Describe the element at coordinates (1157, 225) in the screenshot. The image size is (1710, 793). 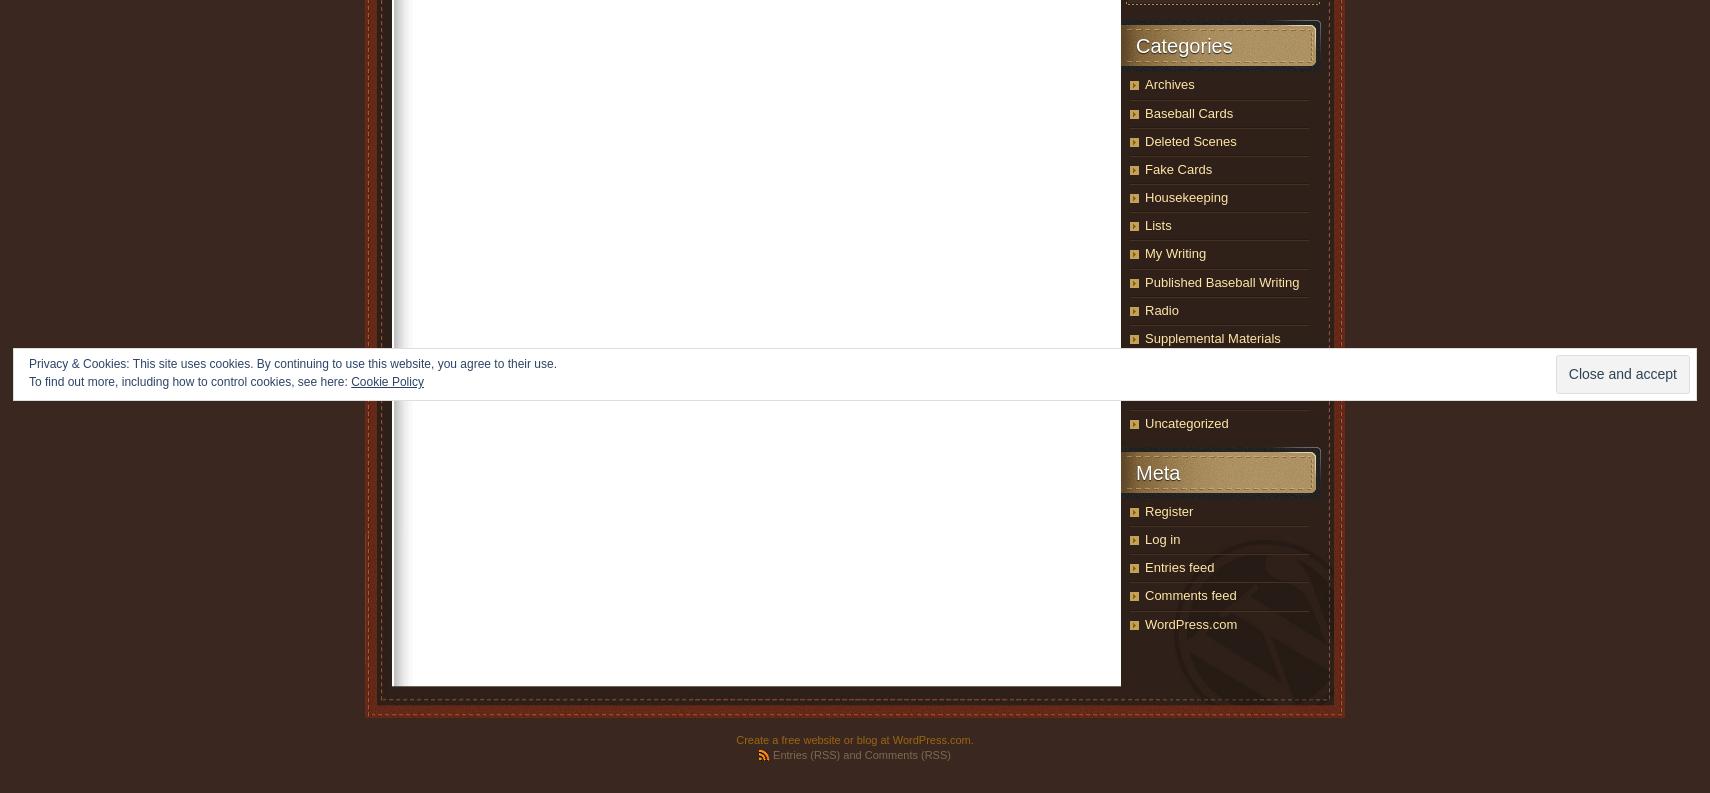
I see `'Lists'` at that location.